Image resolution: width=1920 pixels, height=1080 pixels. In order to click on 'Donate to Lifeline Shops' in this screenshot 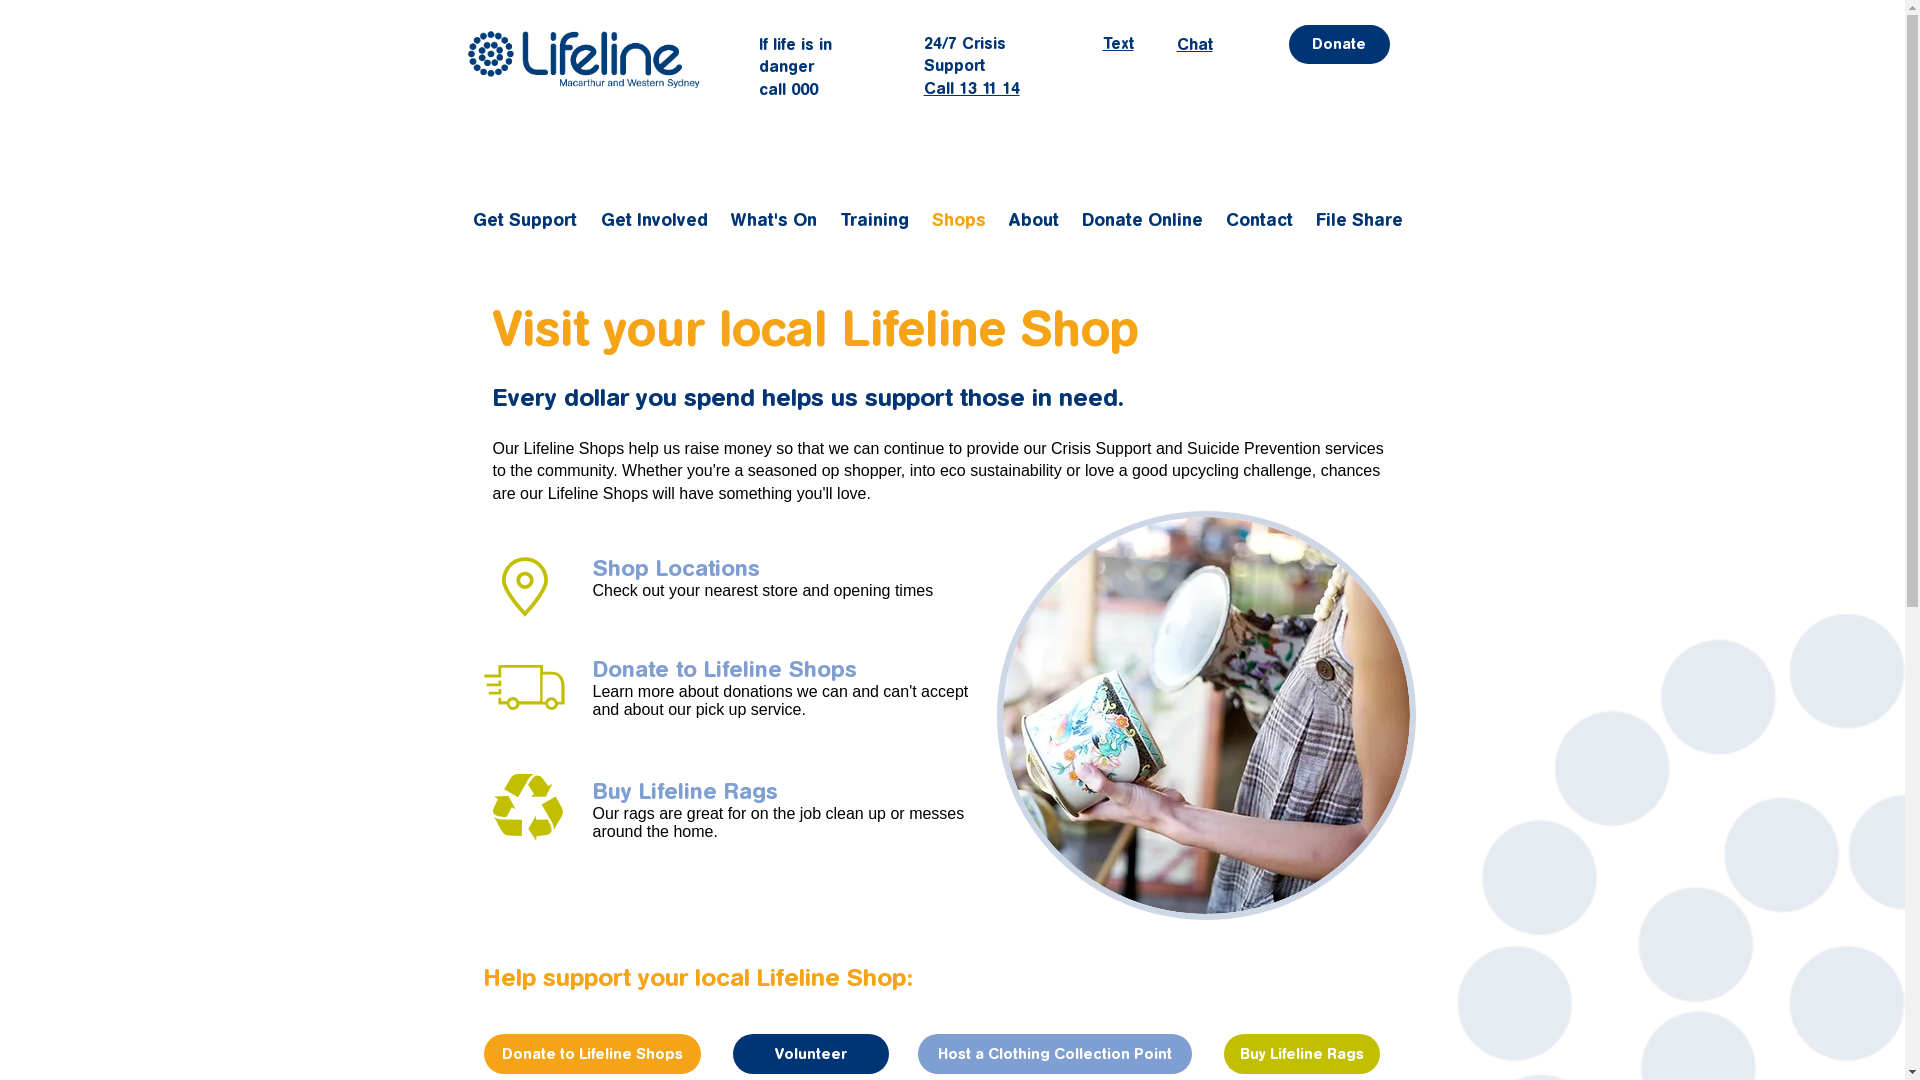, I will do `click(591, 1052)`.